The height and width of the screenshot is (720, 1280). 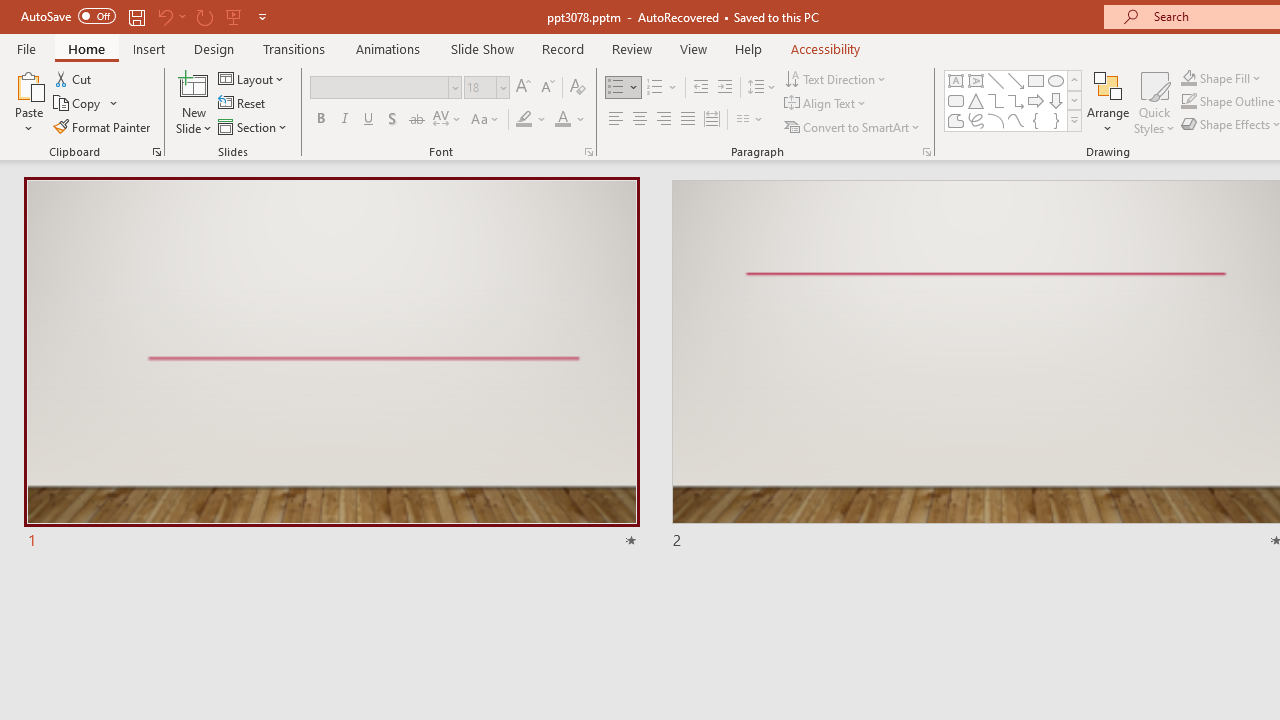 I want to click on 'Shape Fill Dark Green, Accent 2', so click(x=1189, y=77).